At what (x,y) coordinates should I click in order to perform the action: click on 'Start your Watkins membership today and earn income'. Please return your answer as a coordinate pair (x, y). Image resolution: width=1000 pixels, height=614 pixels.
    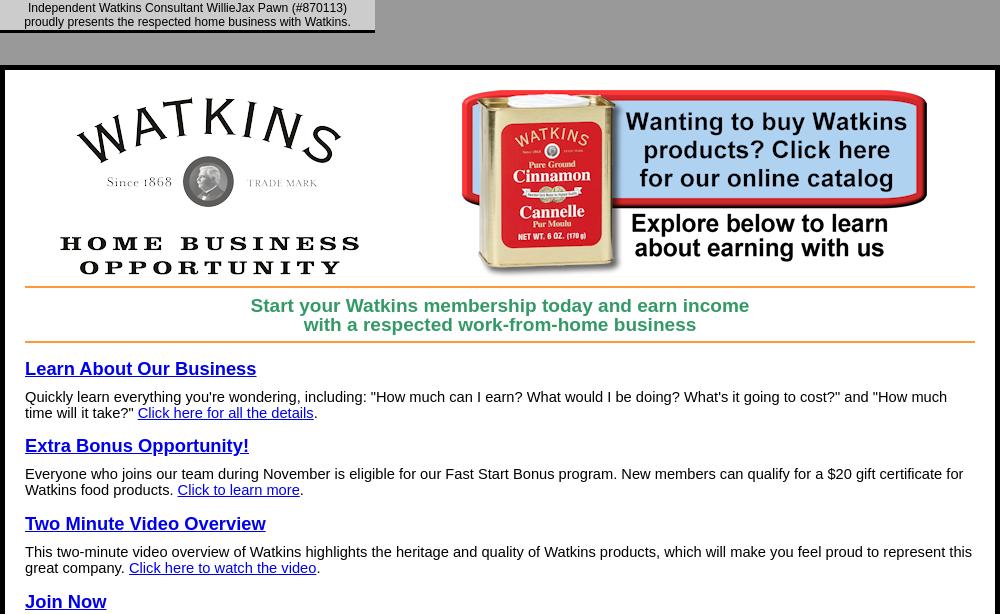
    Looking at the image, I should click on (498, 303).